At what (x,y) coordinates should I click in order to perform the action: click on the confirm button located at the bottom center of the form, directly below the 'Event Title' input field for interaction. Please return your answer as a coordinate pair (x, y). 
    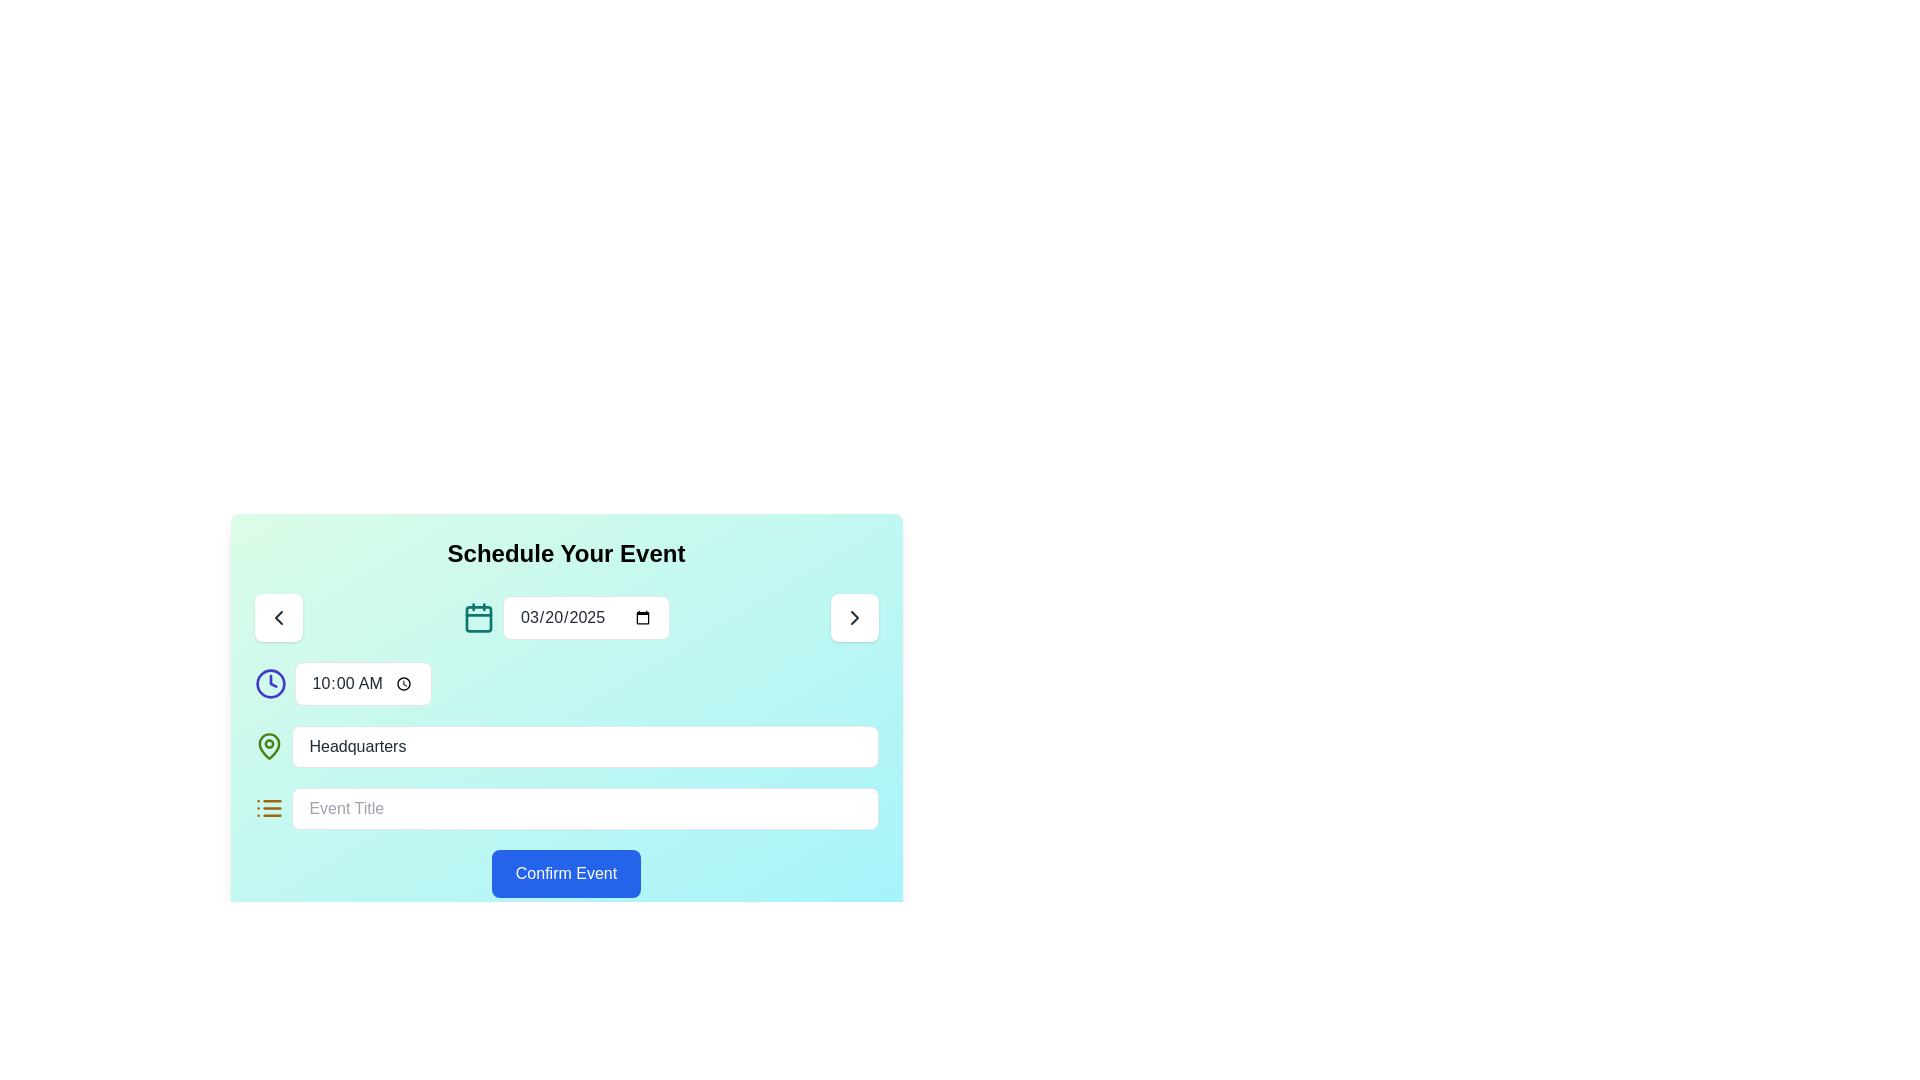
    Looking at the image, I should click on (565, 873).